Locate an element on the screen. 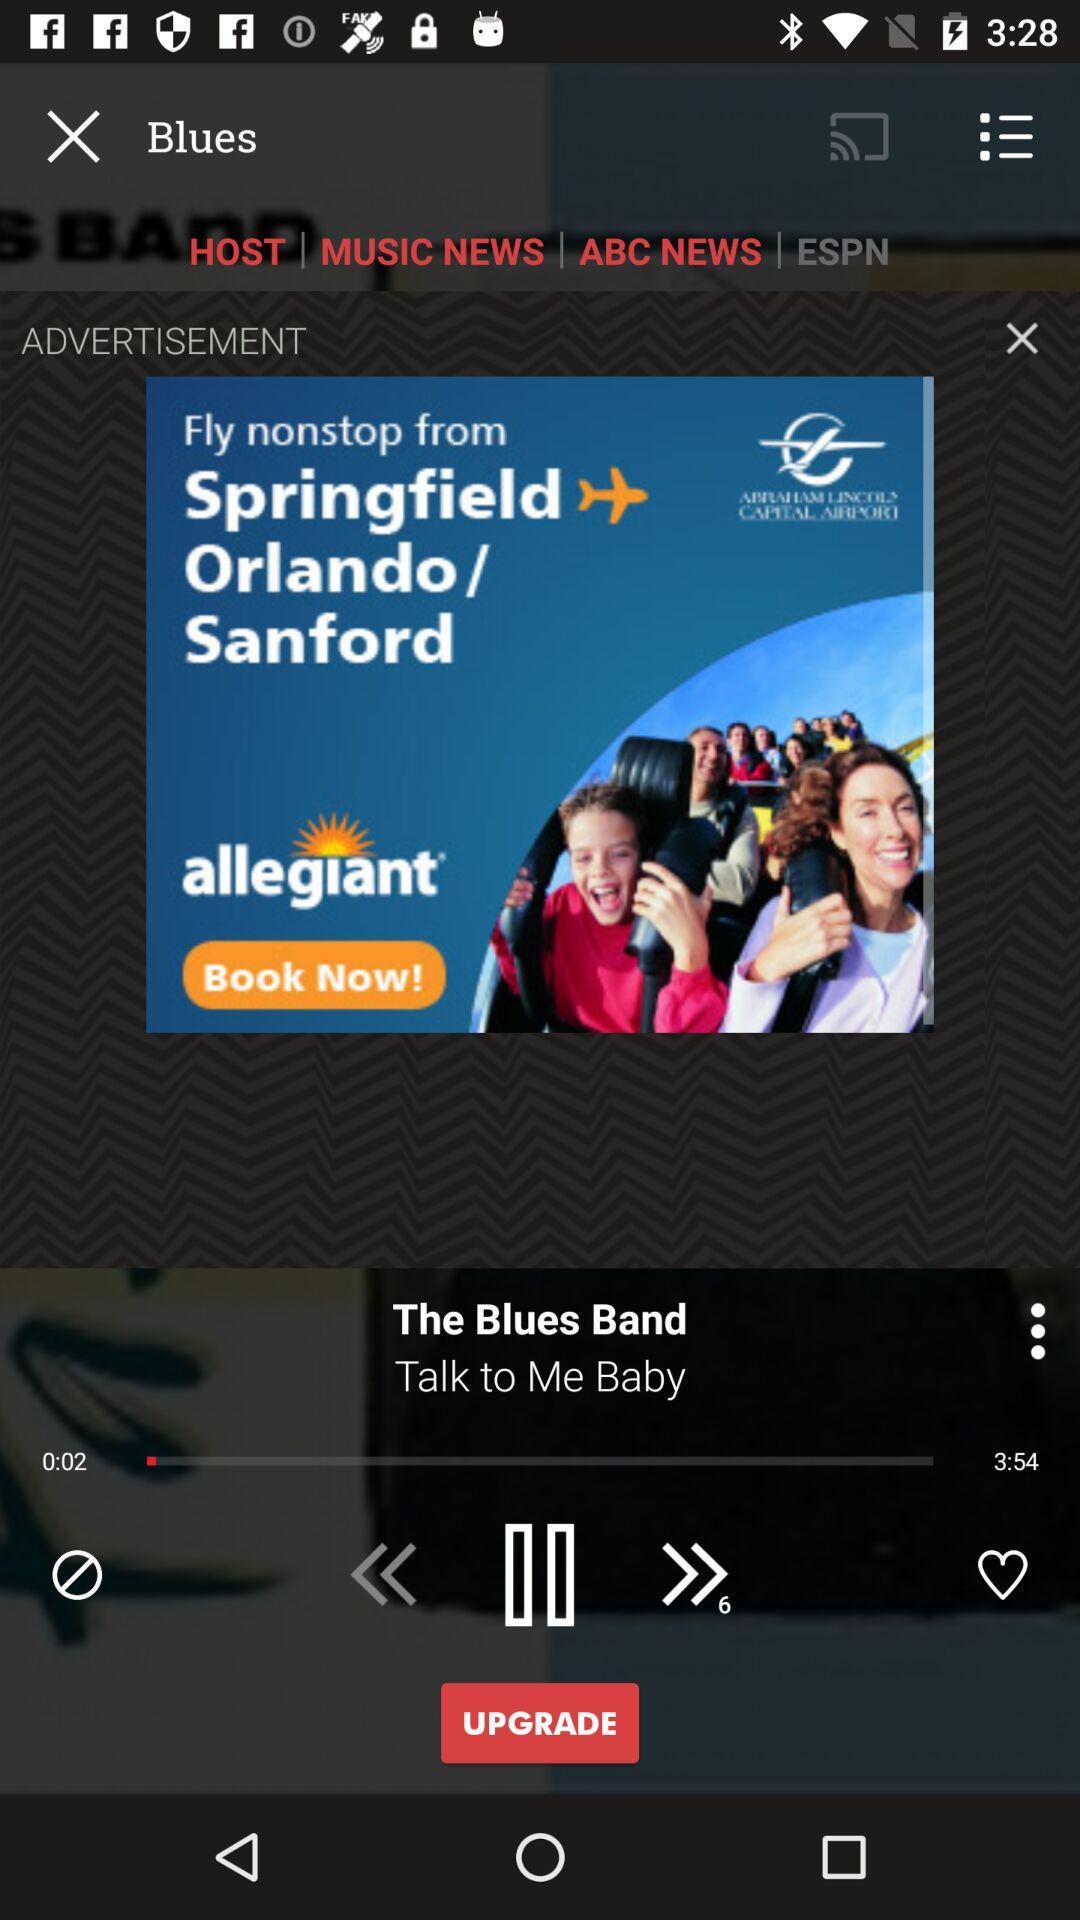 The image size is (1080, 1920). the pause icon is located at coordinates (540, 1573).